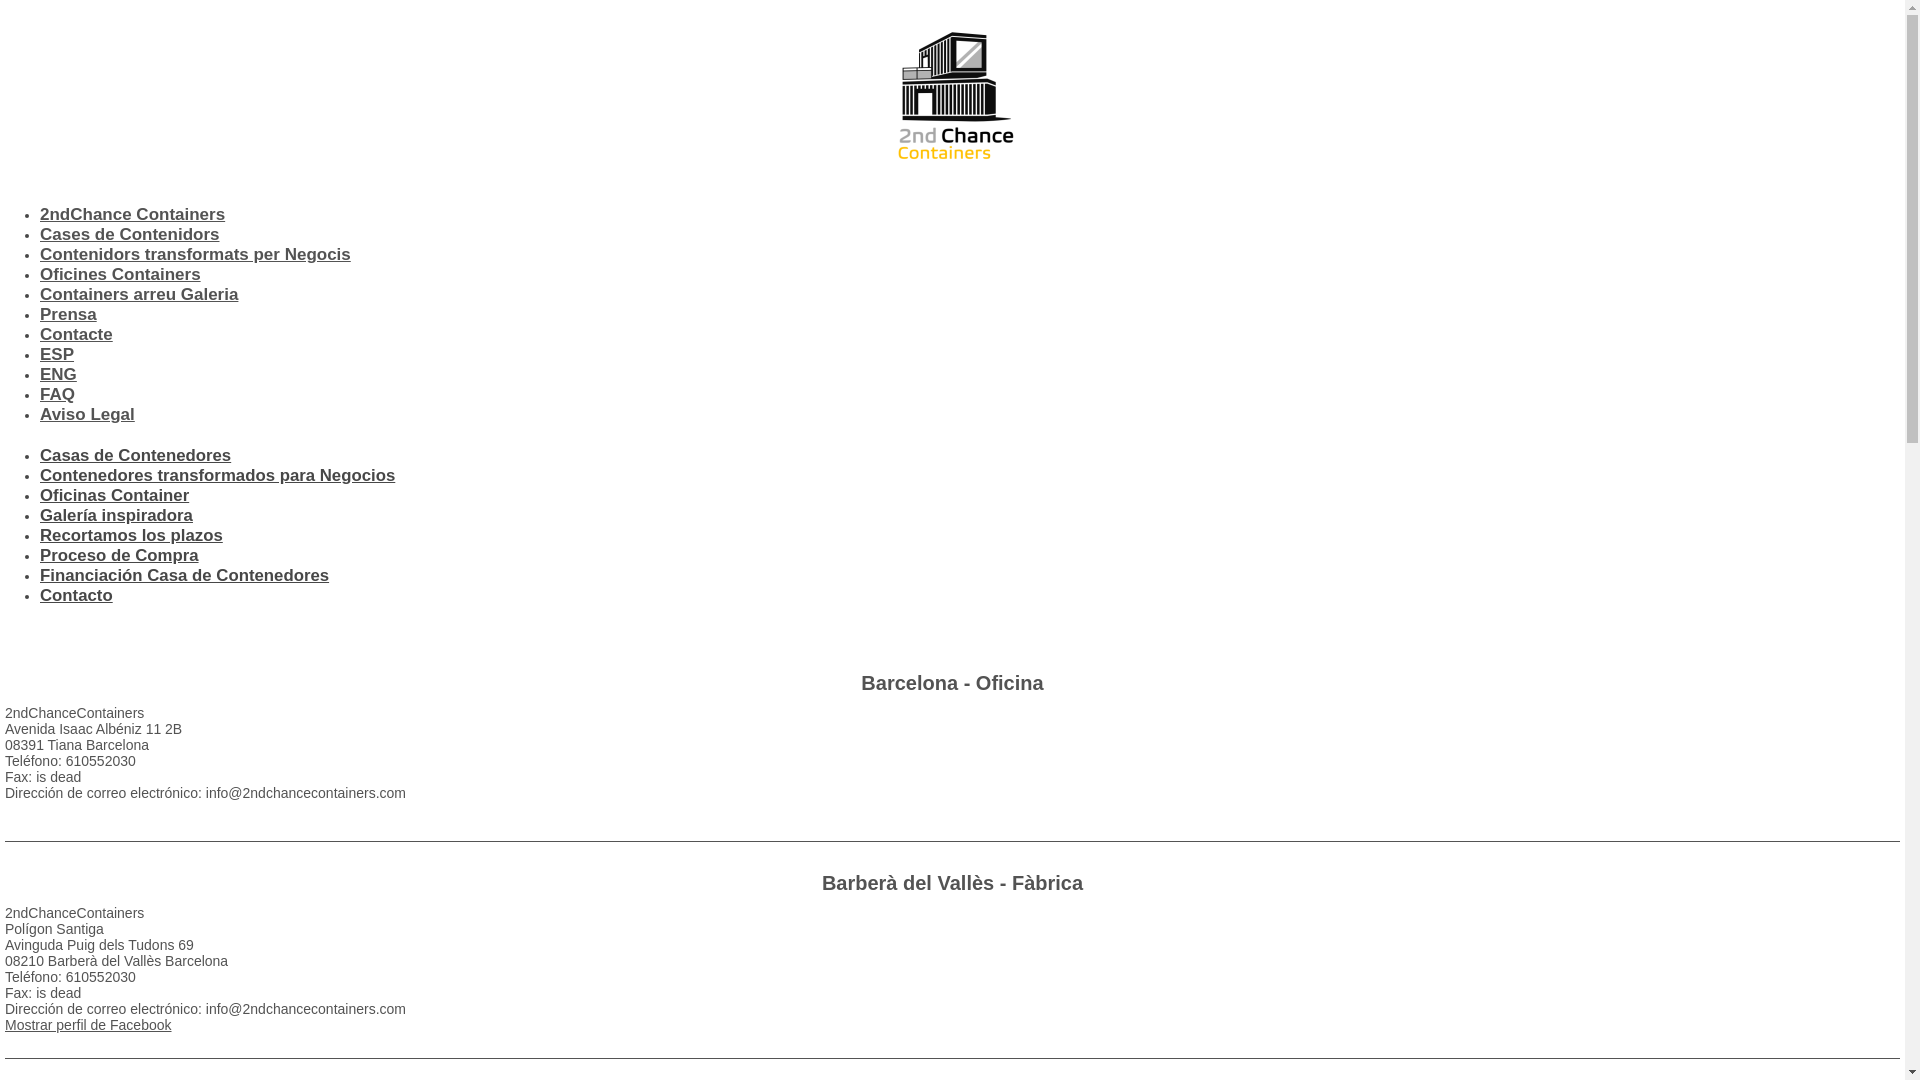 The image size is (1920, 1080). Describe the element at coordinates (118, 555) in the screenshot. I see `'Proceso de Compra'` at that location.